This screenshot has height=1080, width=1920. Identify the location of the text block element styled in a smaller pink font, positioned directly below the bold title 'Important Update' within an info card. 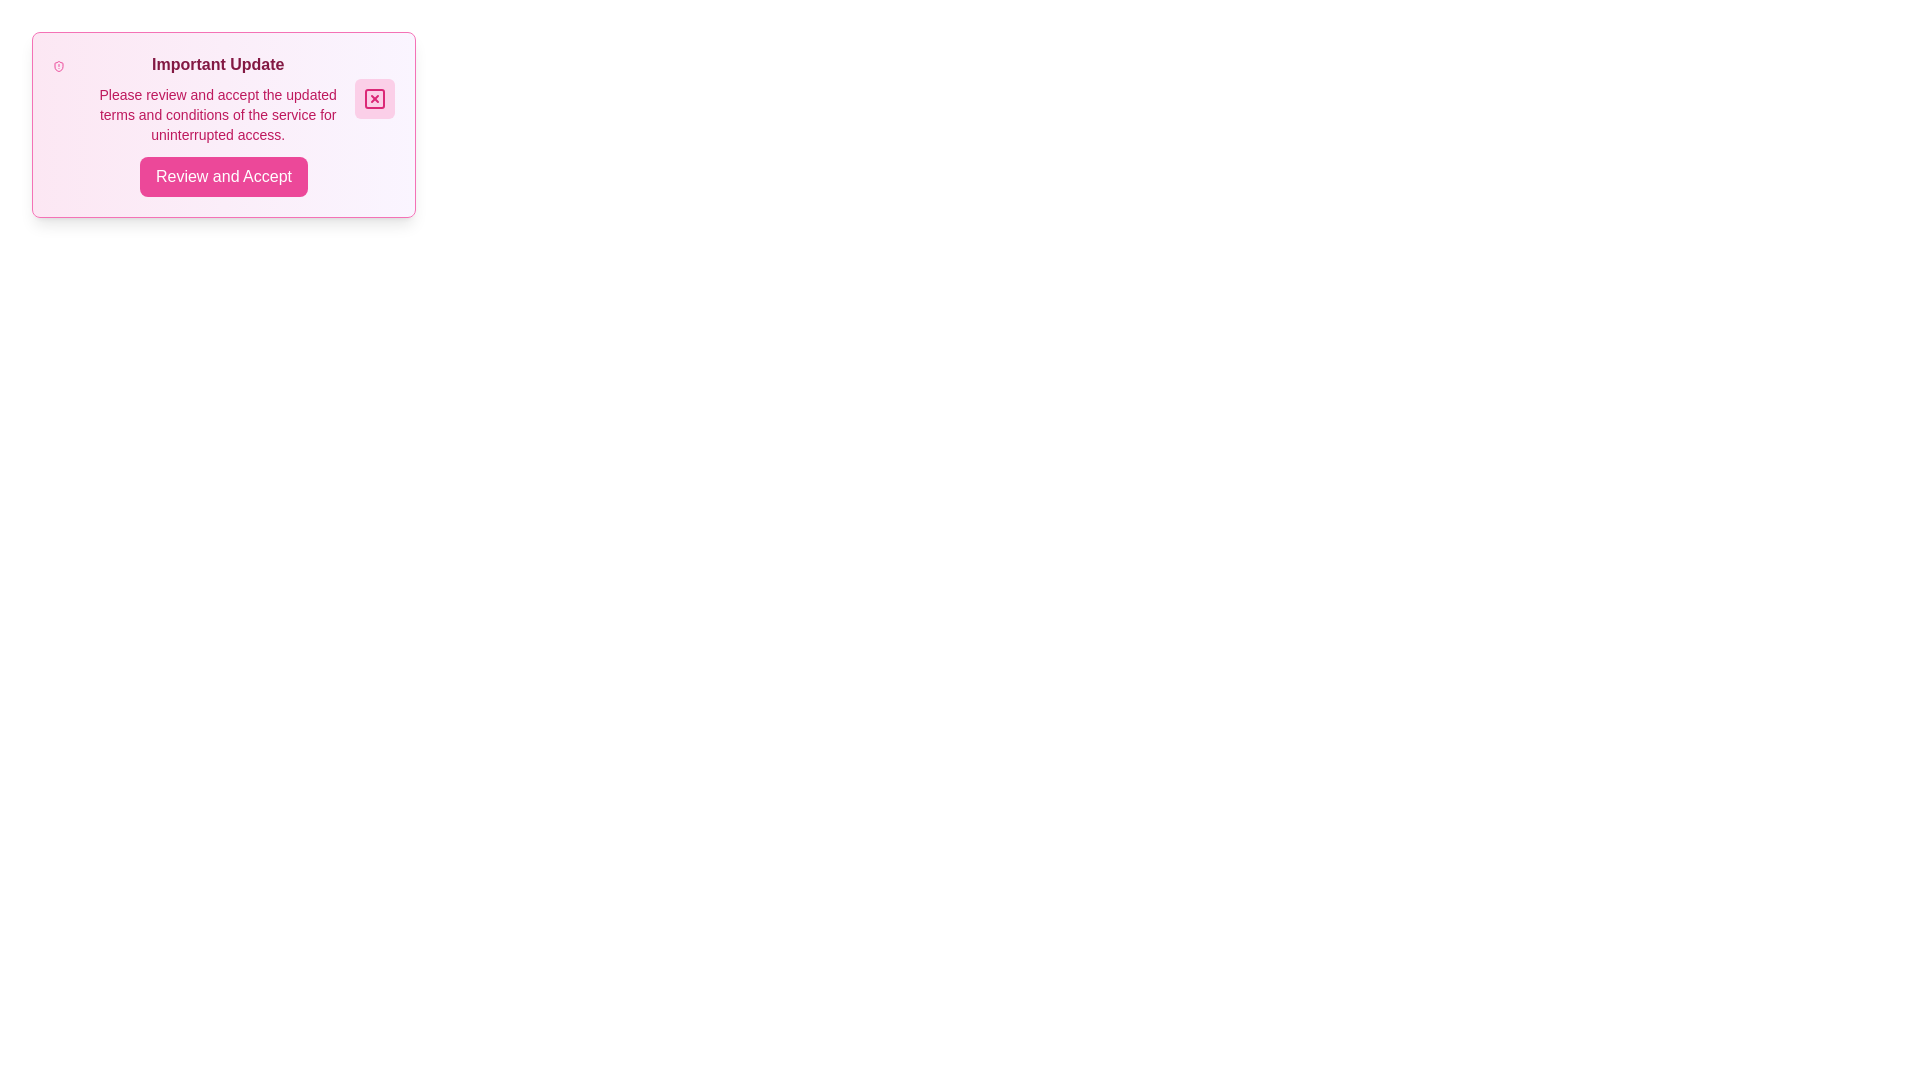
(218, 115).